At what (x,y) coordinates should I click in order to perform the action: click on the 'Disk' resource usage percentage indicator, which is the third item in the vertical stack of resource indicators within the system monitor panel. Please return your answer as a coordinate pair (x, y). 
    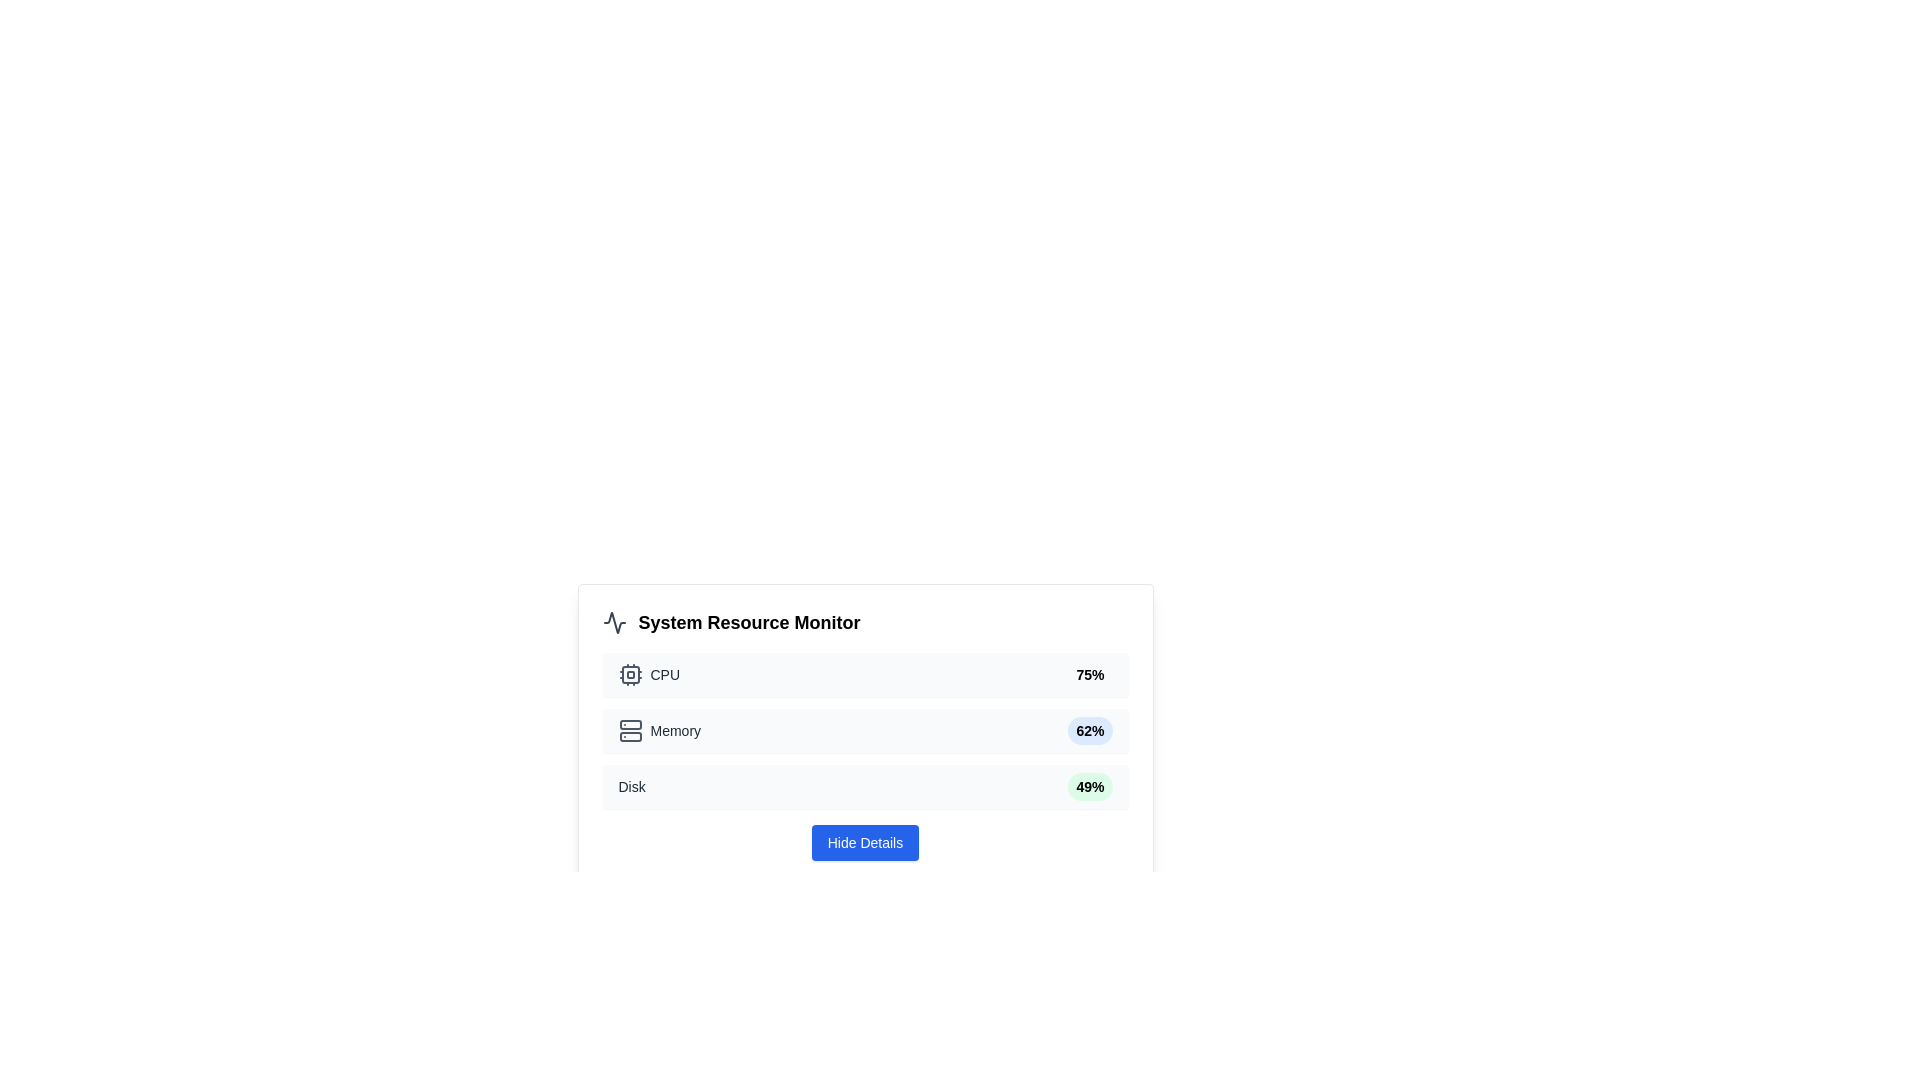
    Looking at the image, I should click on (865, 785).